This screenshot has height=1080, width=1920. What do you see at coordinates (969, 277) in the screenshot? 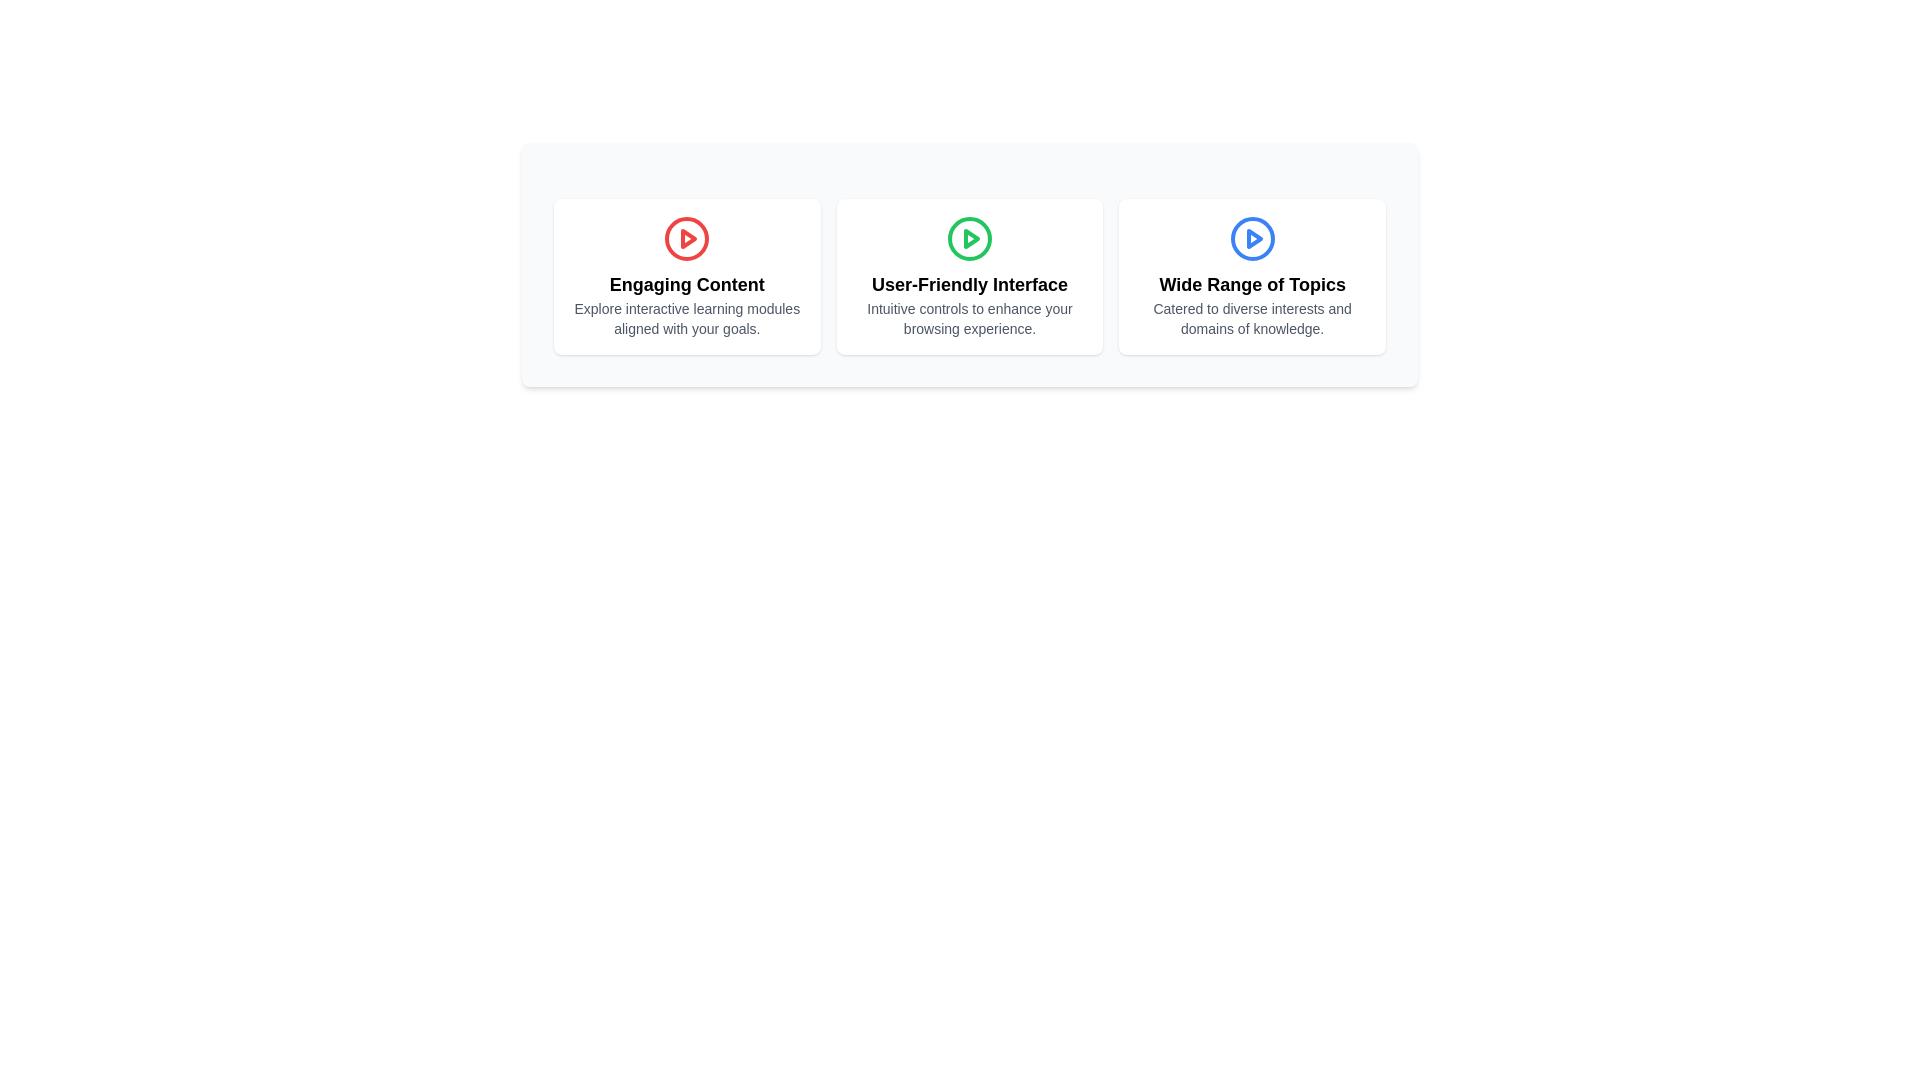
I see `the Information Card located in the second column of the three-column grid layout, positioned between the 'Engaging Content' and 'Wide Range of Topics' cards` at bounding box center [969, 277].